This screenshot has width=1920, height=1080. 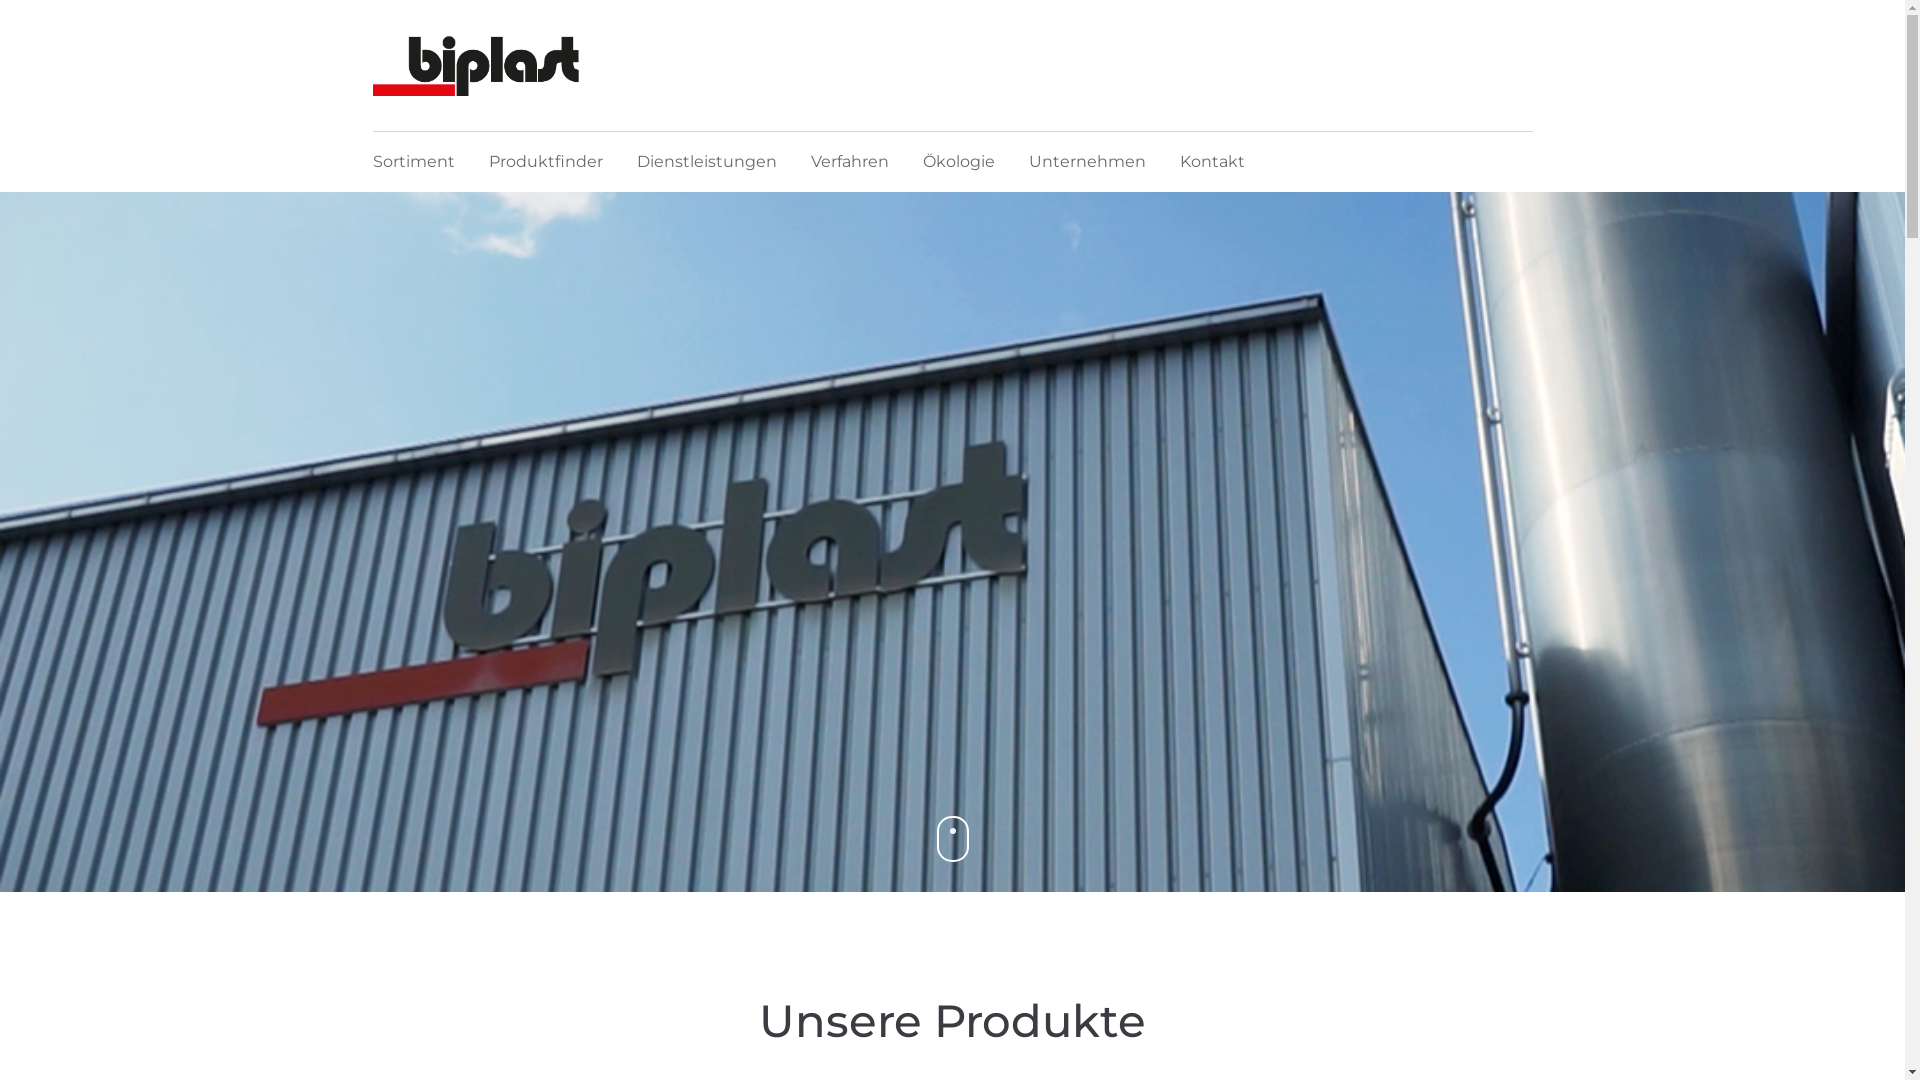 What do you see at coordinates (545, 161) in the screenshot?
I see `'Produktfinder'` at bounding box center [545, 161].